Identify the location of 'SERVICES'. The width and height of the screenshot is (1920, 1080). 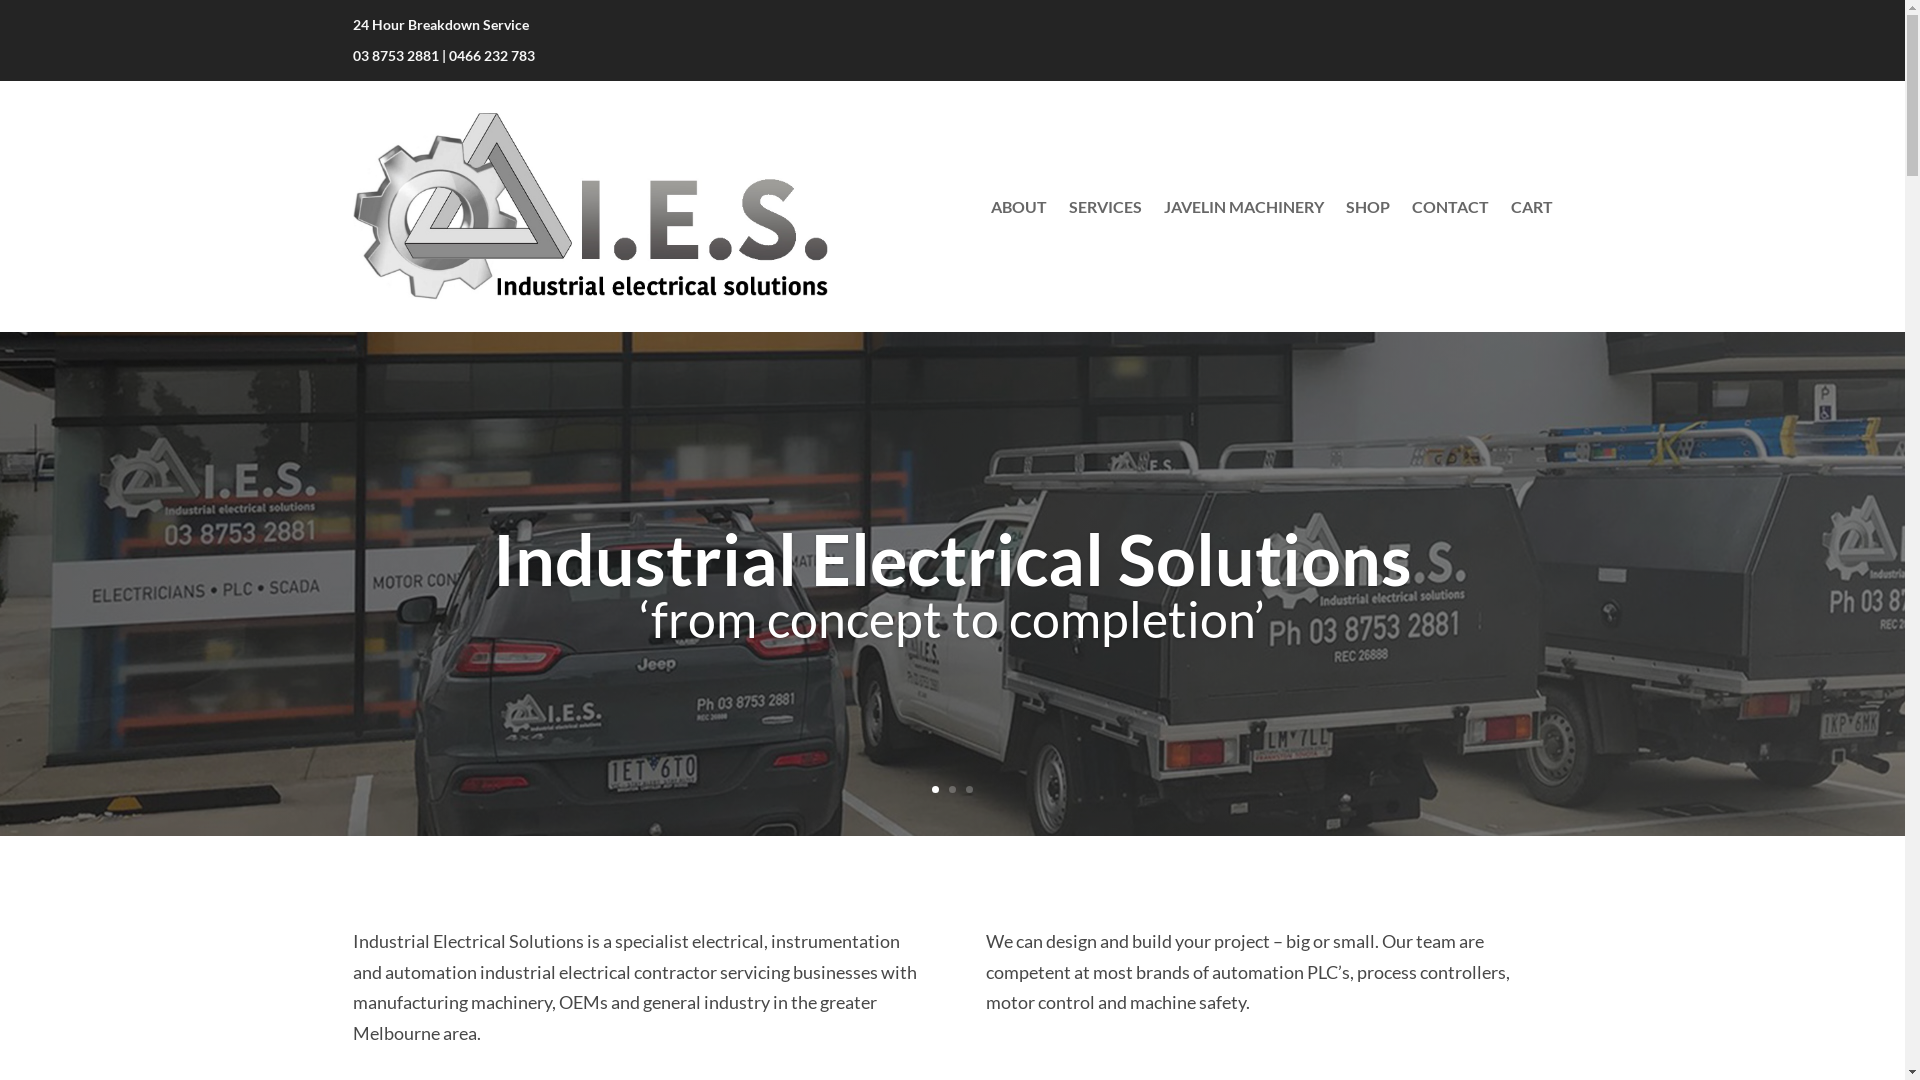
(1103, 206).